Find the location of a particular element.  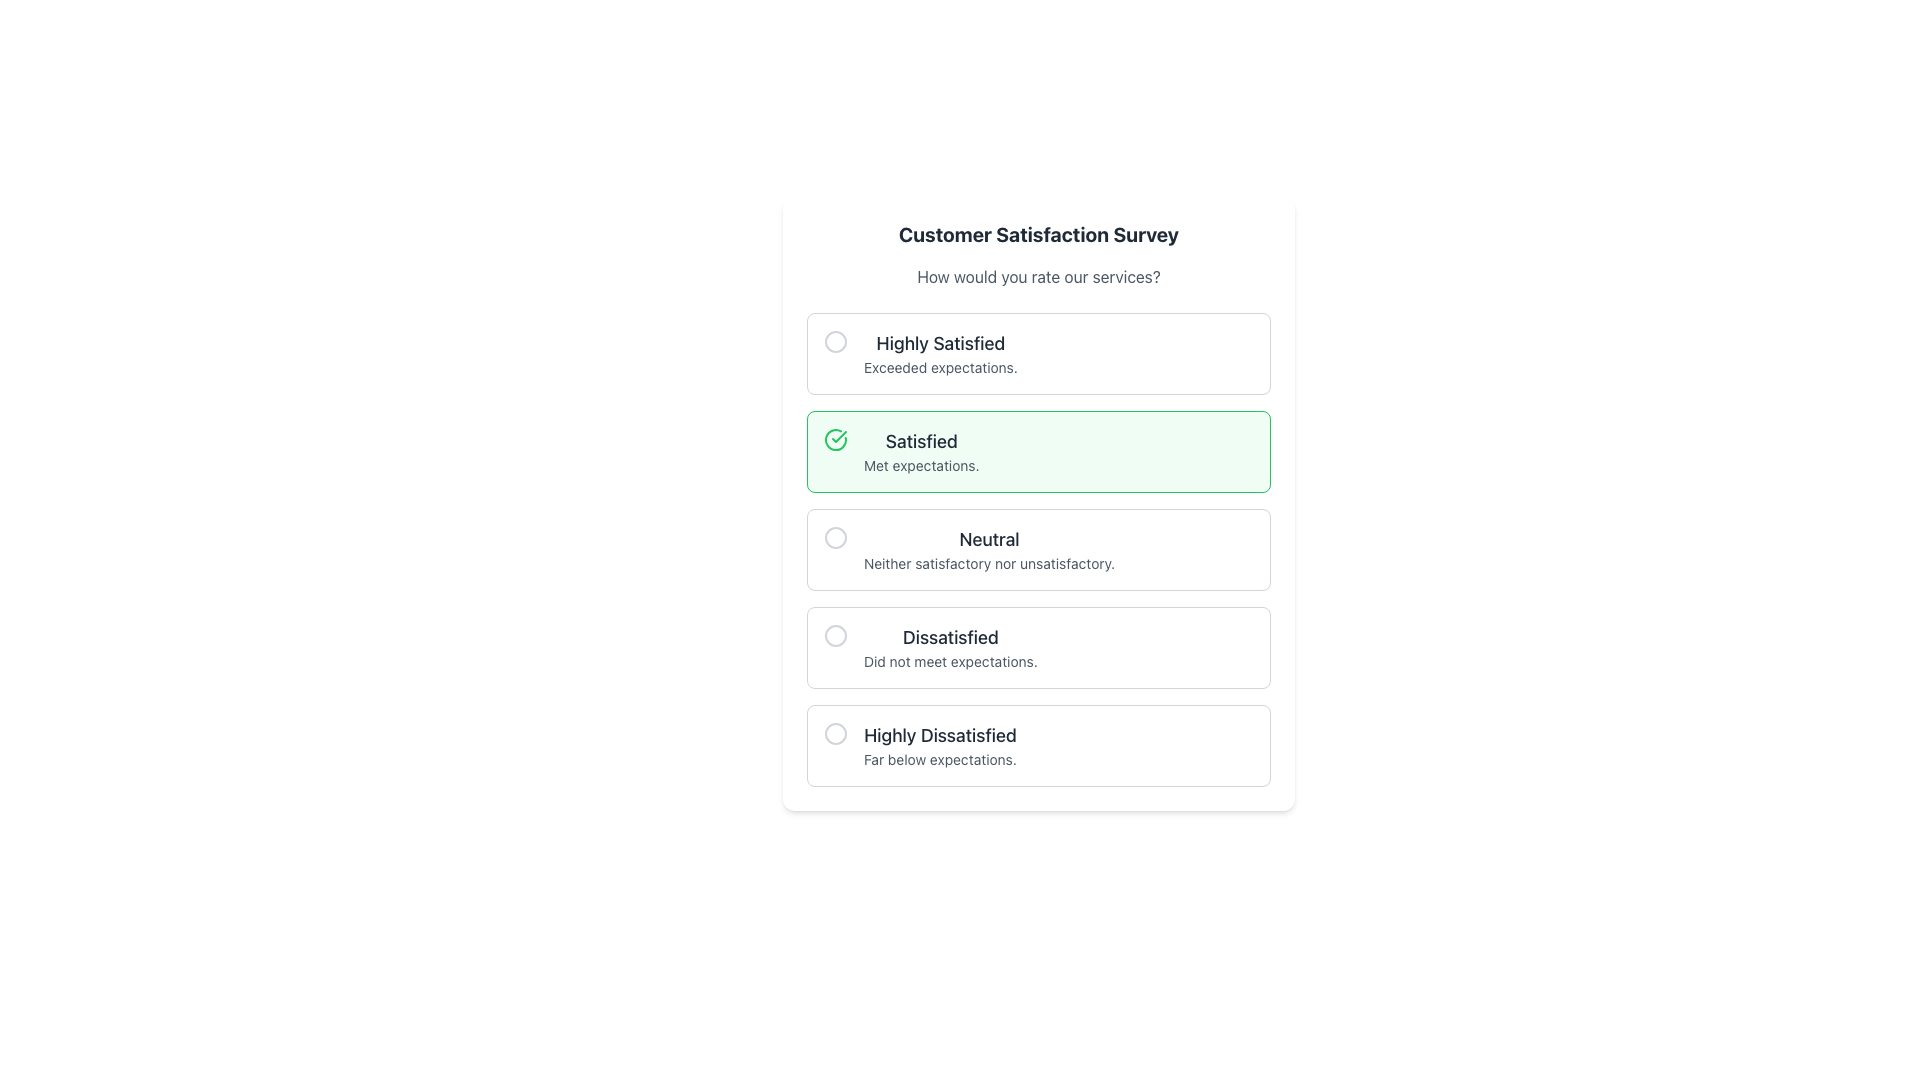

the Text Label that provides additional descriptive information about the 'Neutral' survey option, located below the header text 'Neutral' within the survey form is located at coordinates (989, 563).